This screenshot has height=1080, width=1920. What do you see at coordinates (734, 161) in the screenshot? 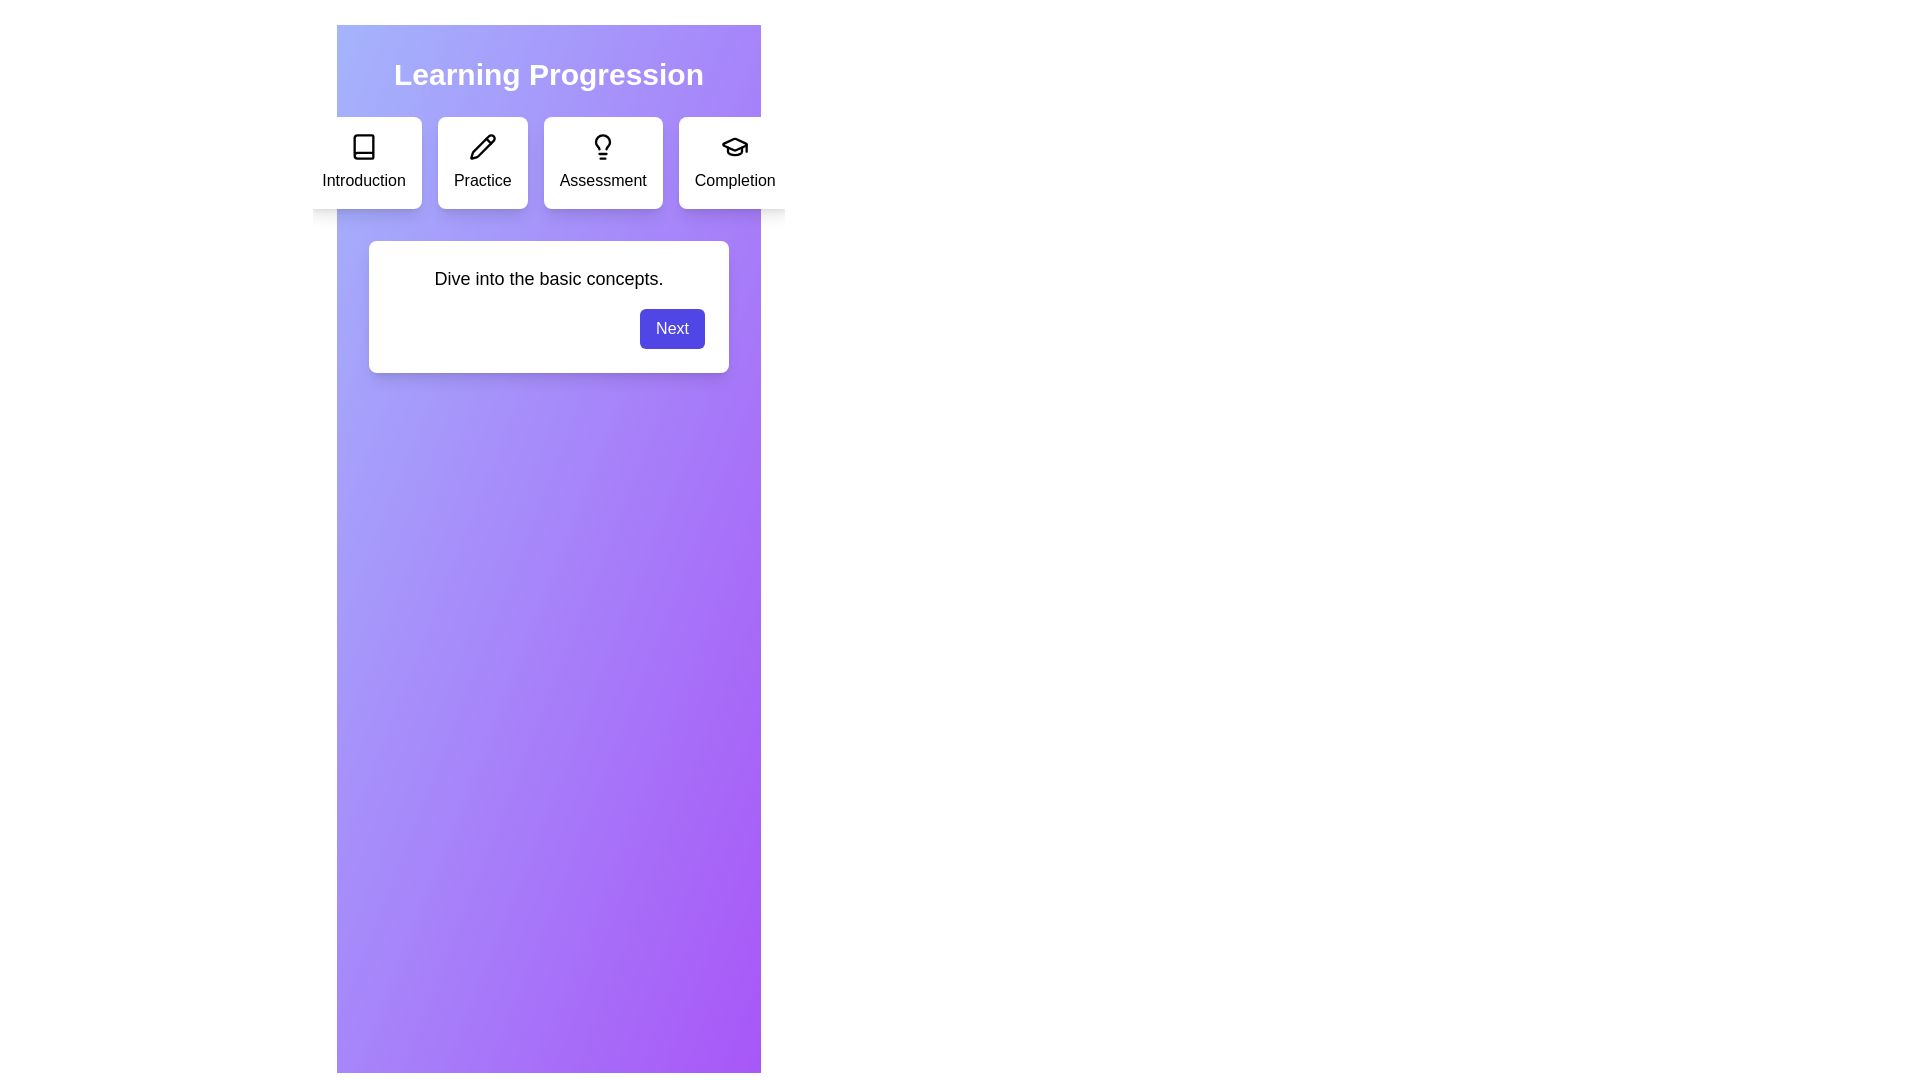
I see `the step Completion in the learning path` at bounding box center [734, 161].